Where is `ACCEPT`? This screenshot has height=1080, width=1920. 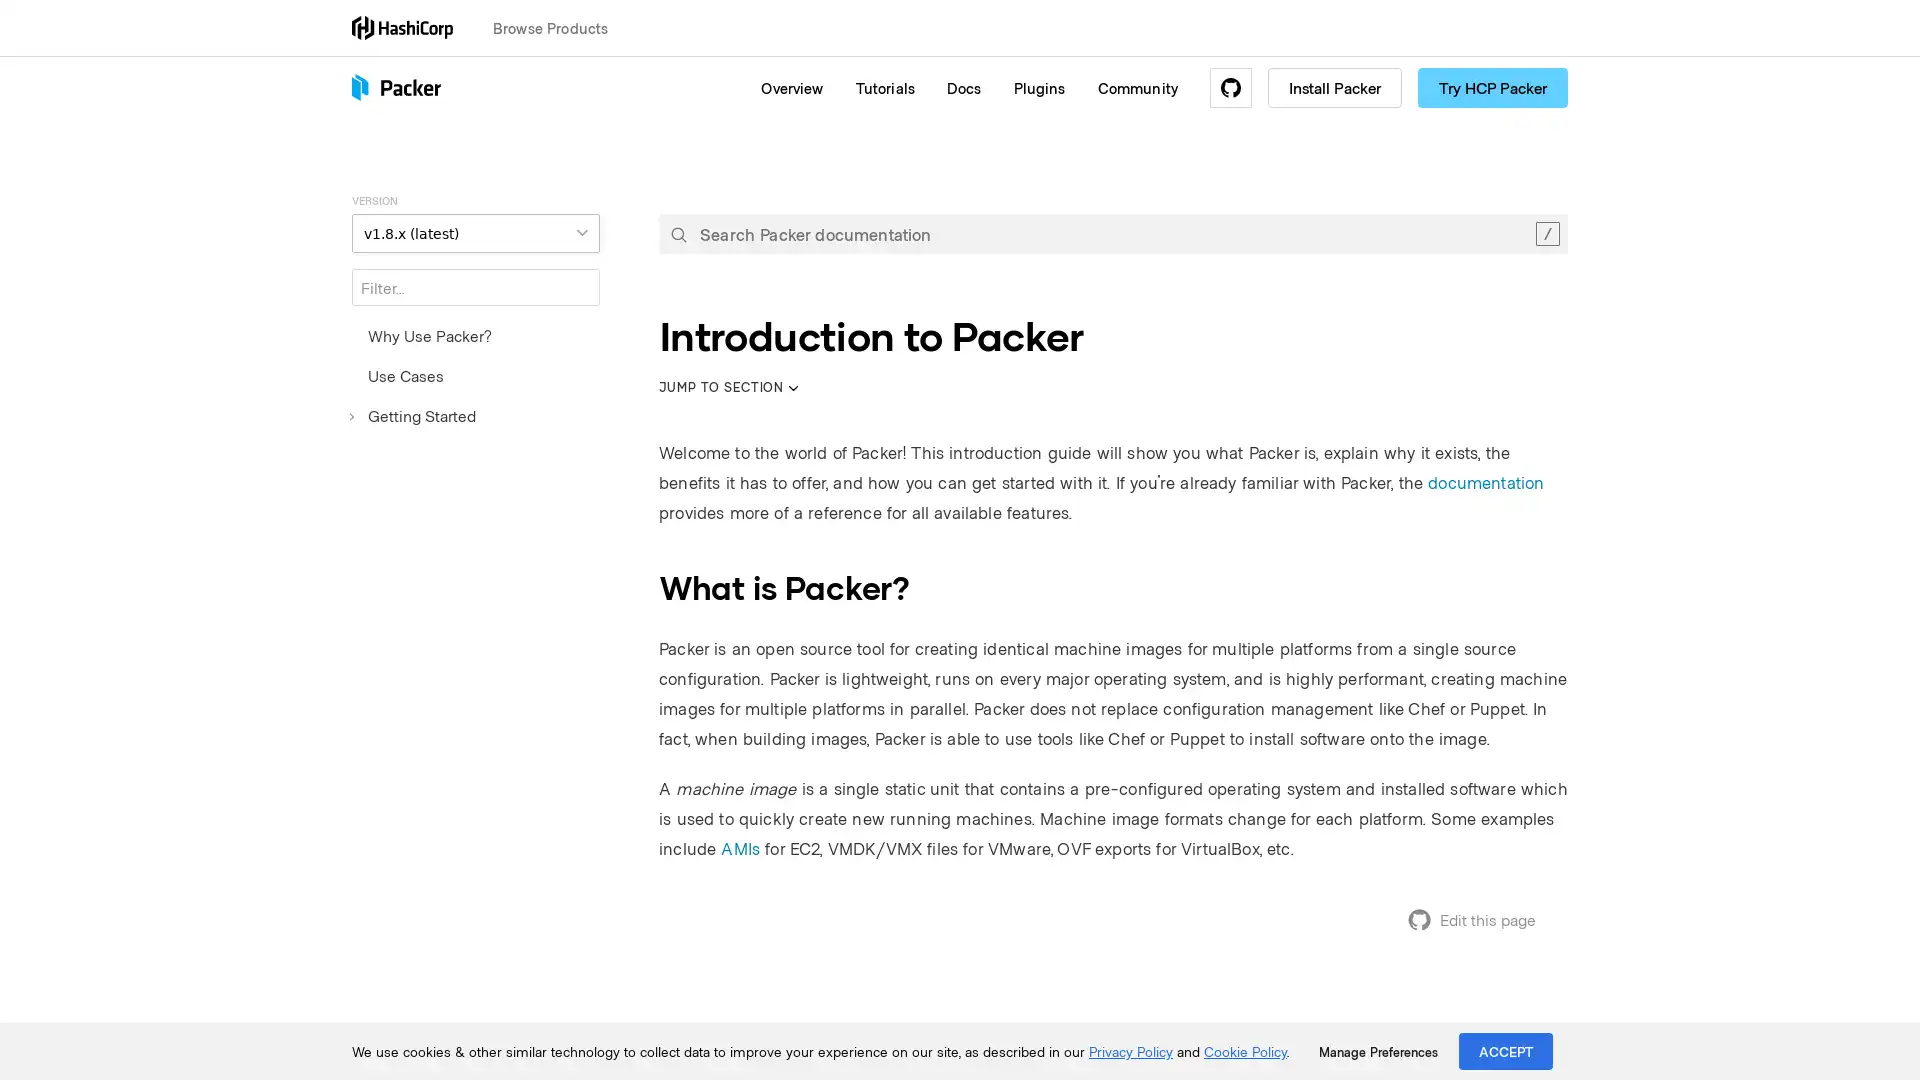 ACCEPT is located at coordinates (1506, 1050).